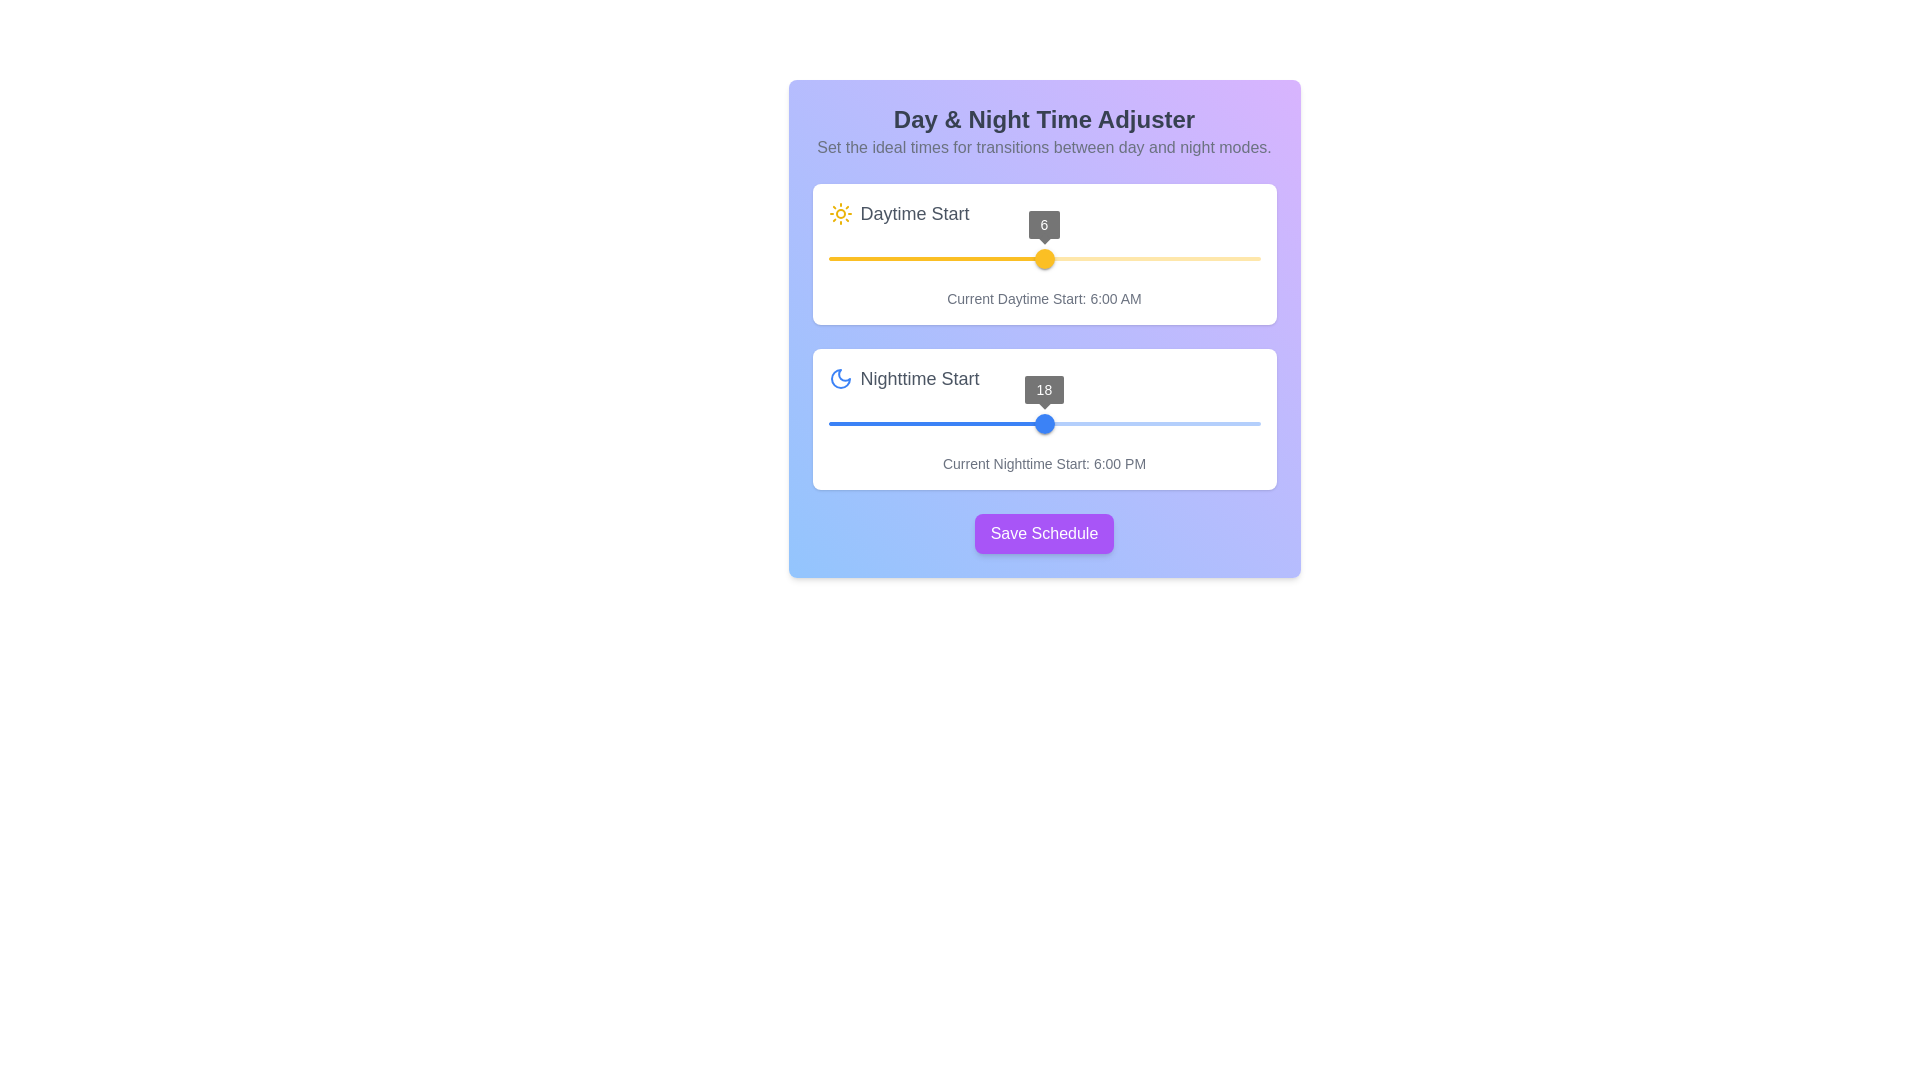 This screenshot has height=1080, width=1920. Describe the element at coordinates (1008, 257) in the screenshot. I see `the daytime start` at that location.